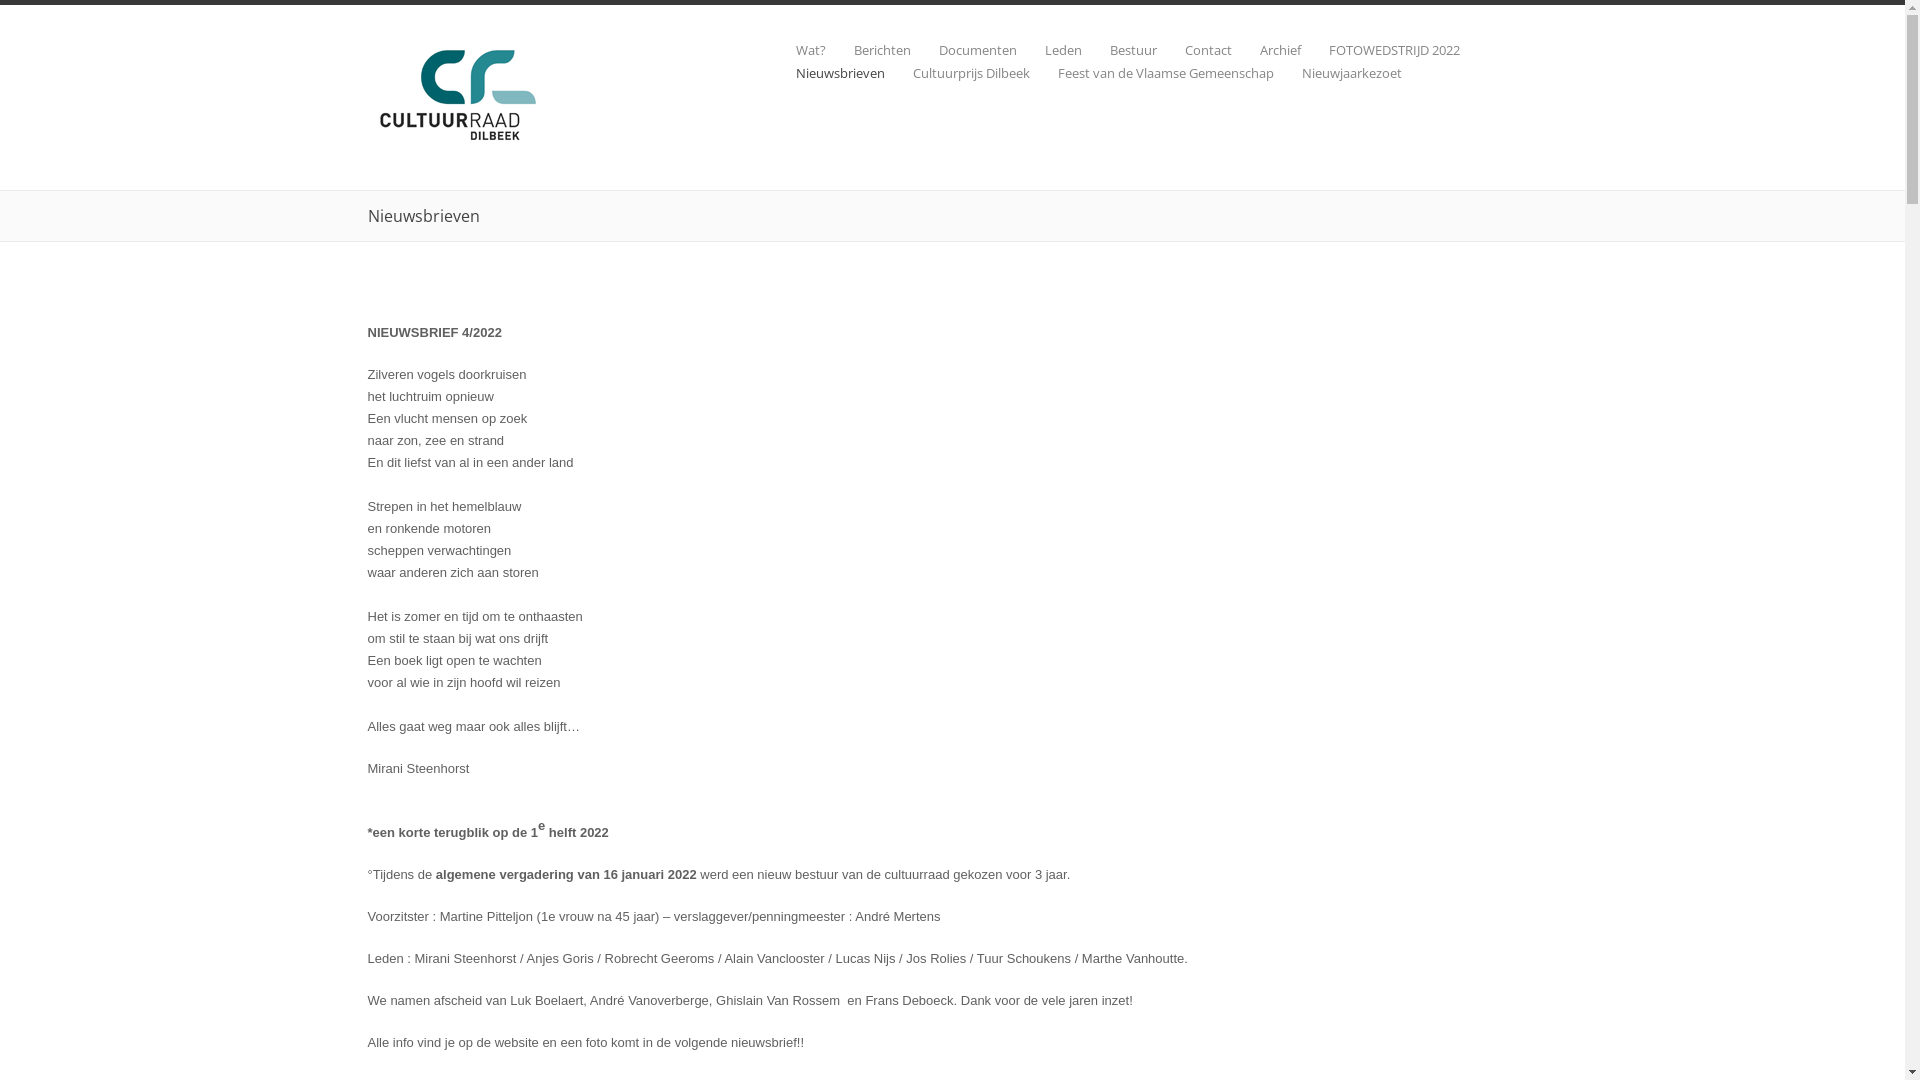 Image resolution: width=1920 pixels, height=1080 pixels. I want to click on 'Leden', so click(1016, 49).